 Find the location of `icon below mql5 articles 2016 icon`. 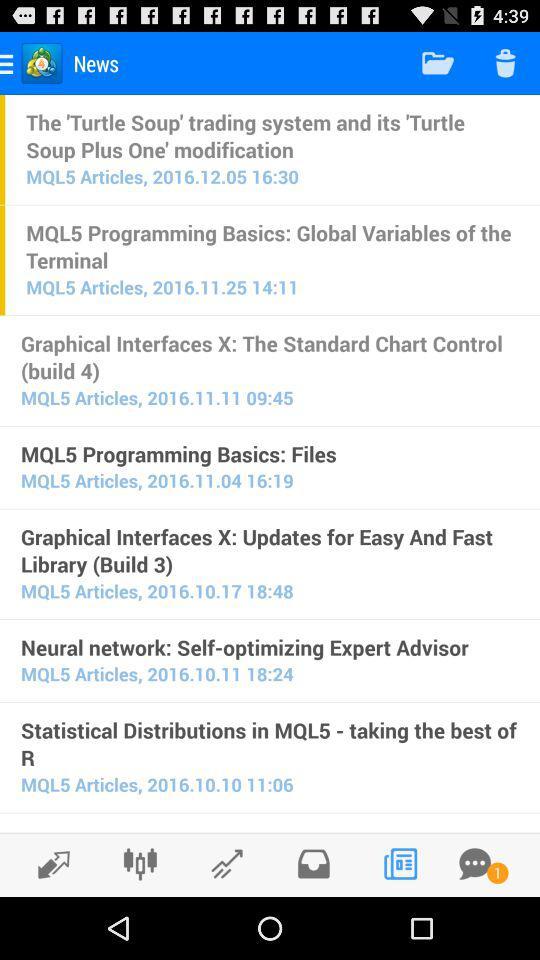

icon below mql5 articles 2016 icon is located at coordinates (270, 829).